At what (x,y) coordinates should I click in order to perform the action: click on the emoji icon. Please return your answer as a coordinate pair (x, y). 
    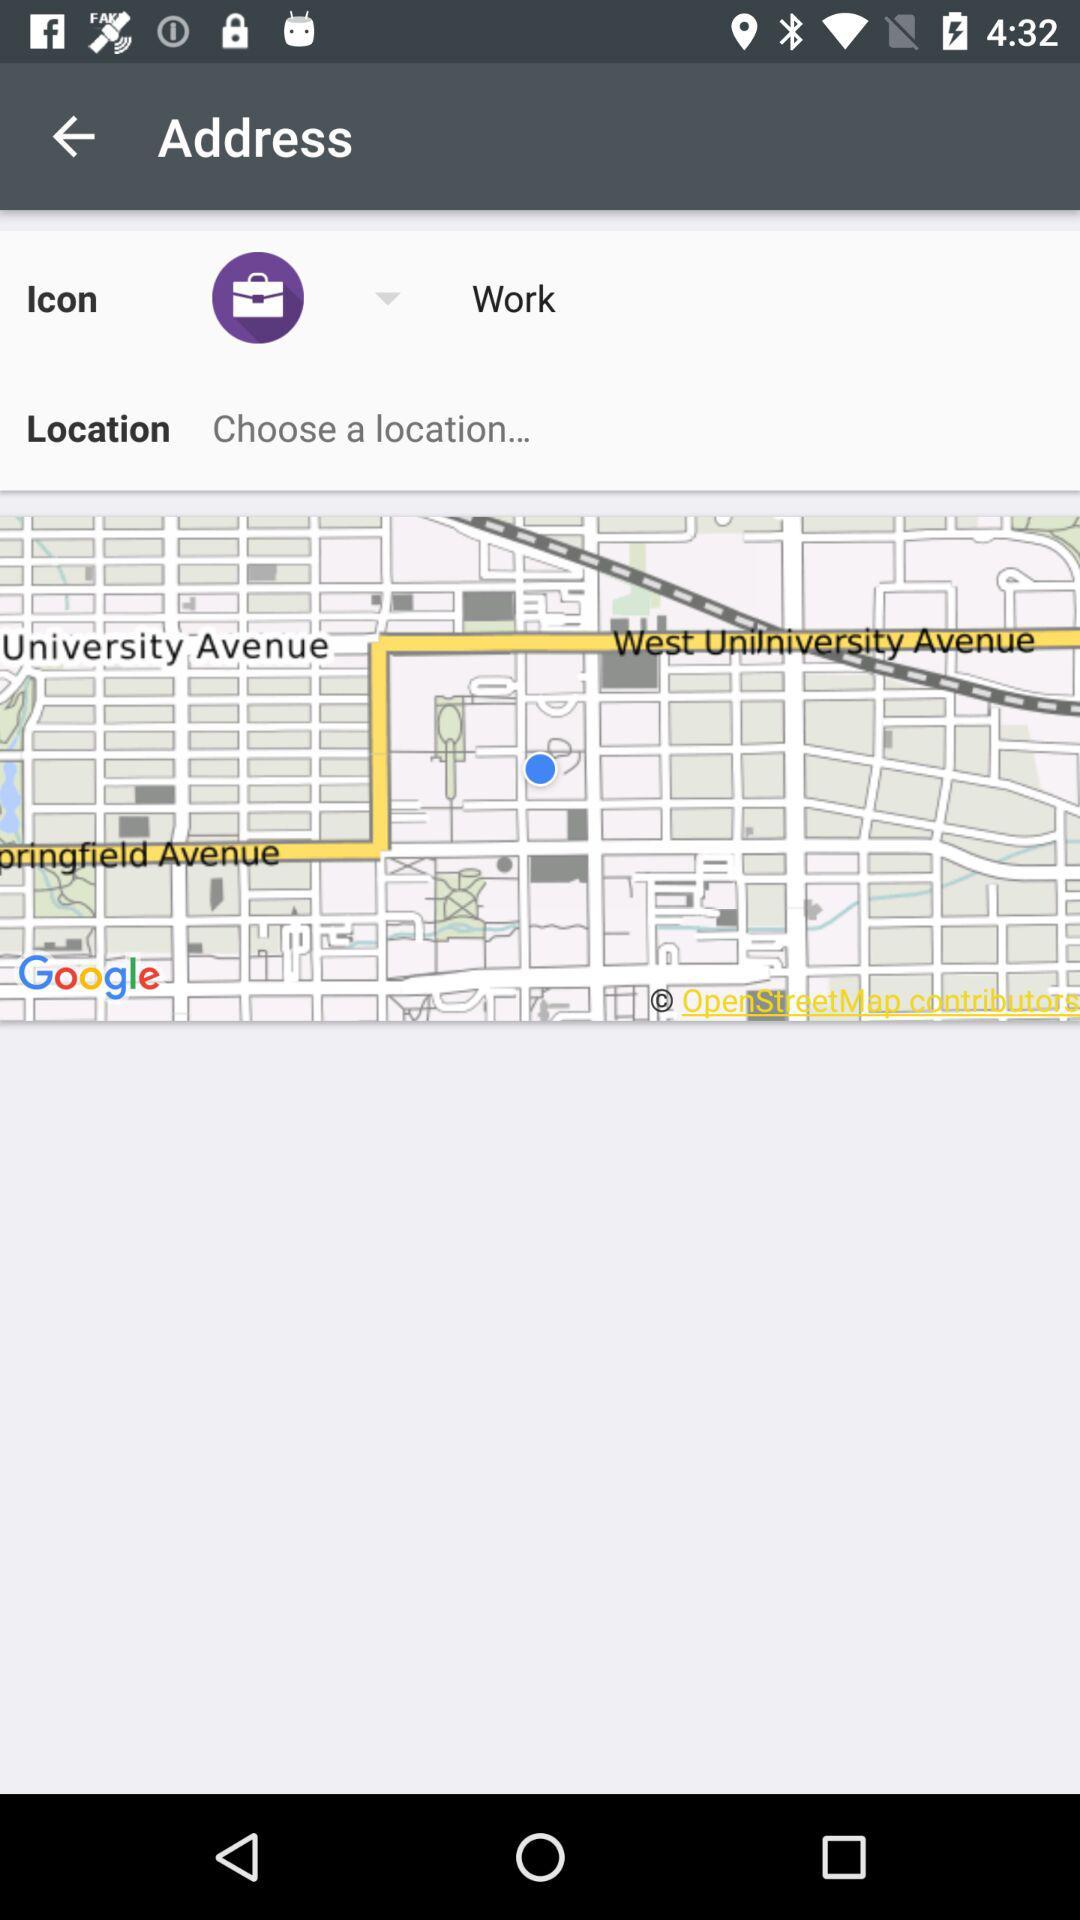
    Looking at the image, I should click on (319, 296).